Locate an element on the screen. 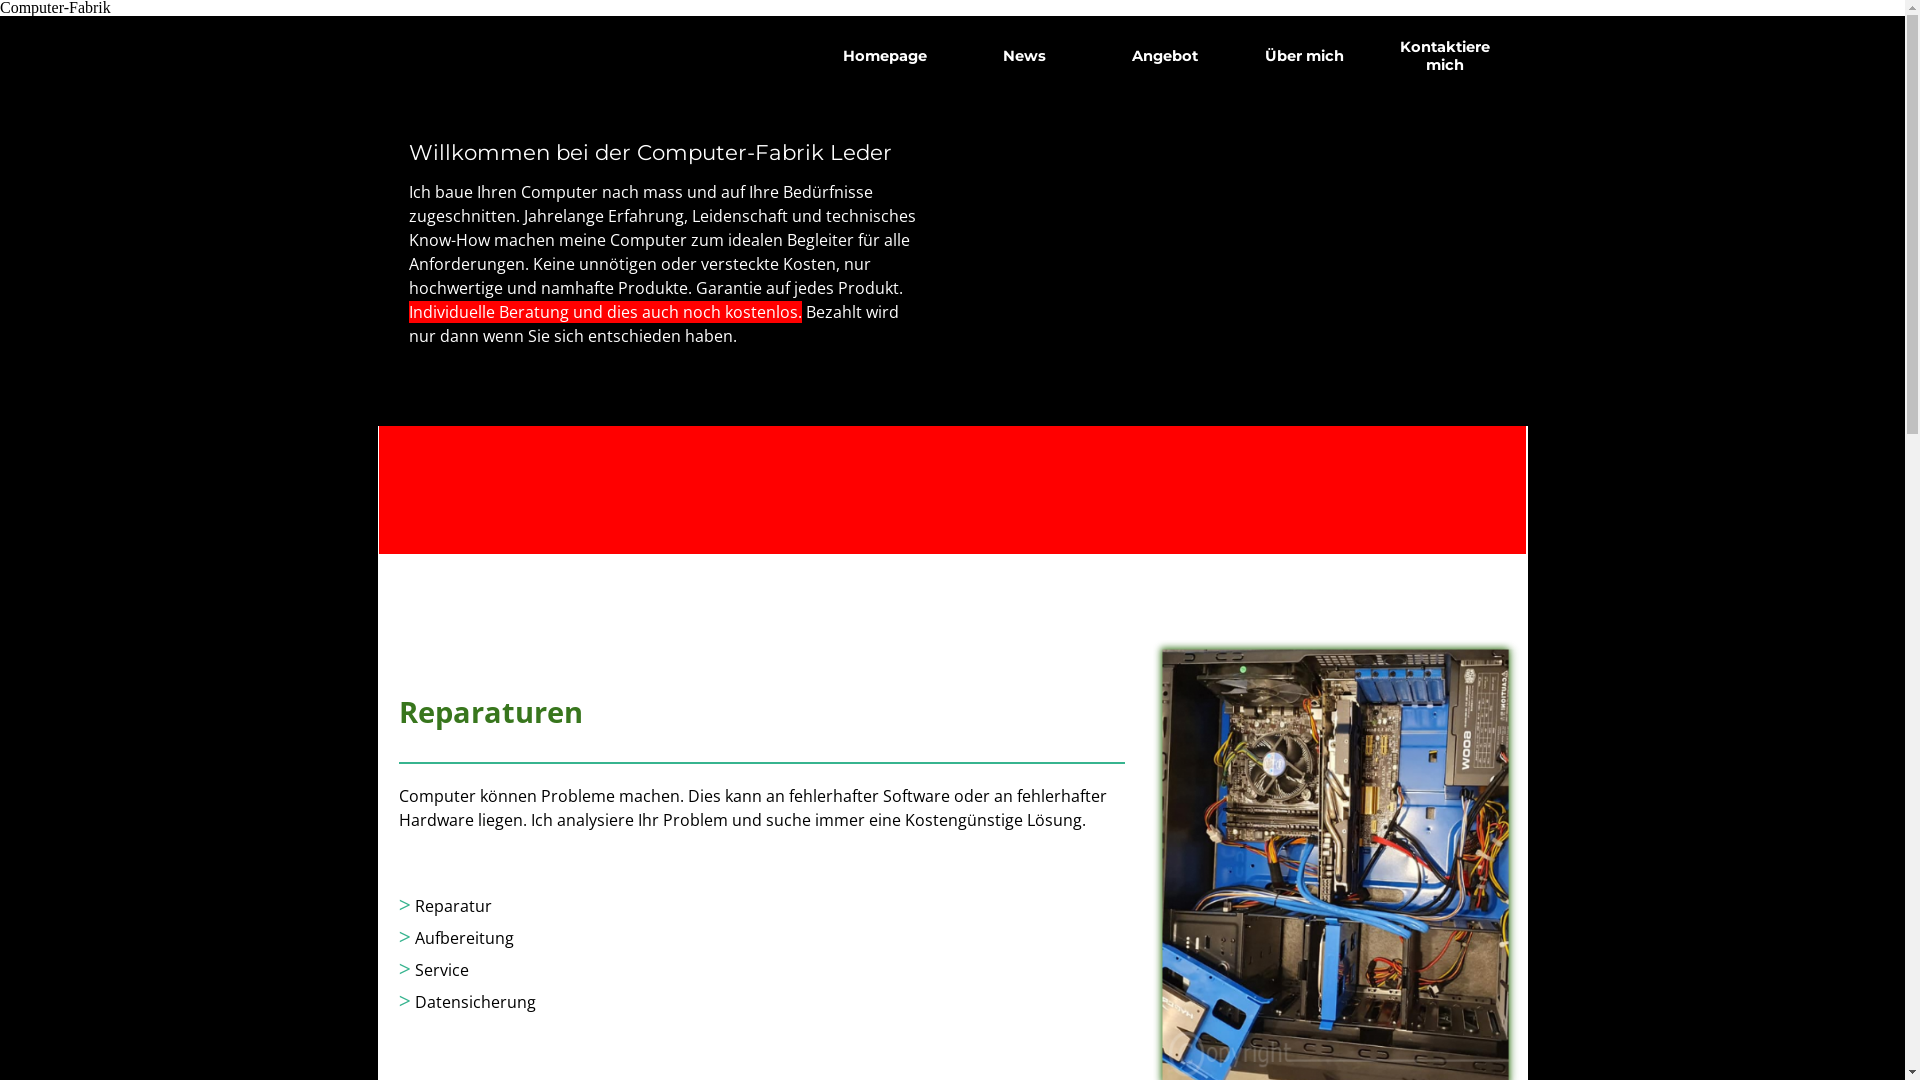 The height and width of the screenshot is (1080, 1920). 'News' is located at coordinates (1023, 55).